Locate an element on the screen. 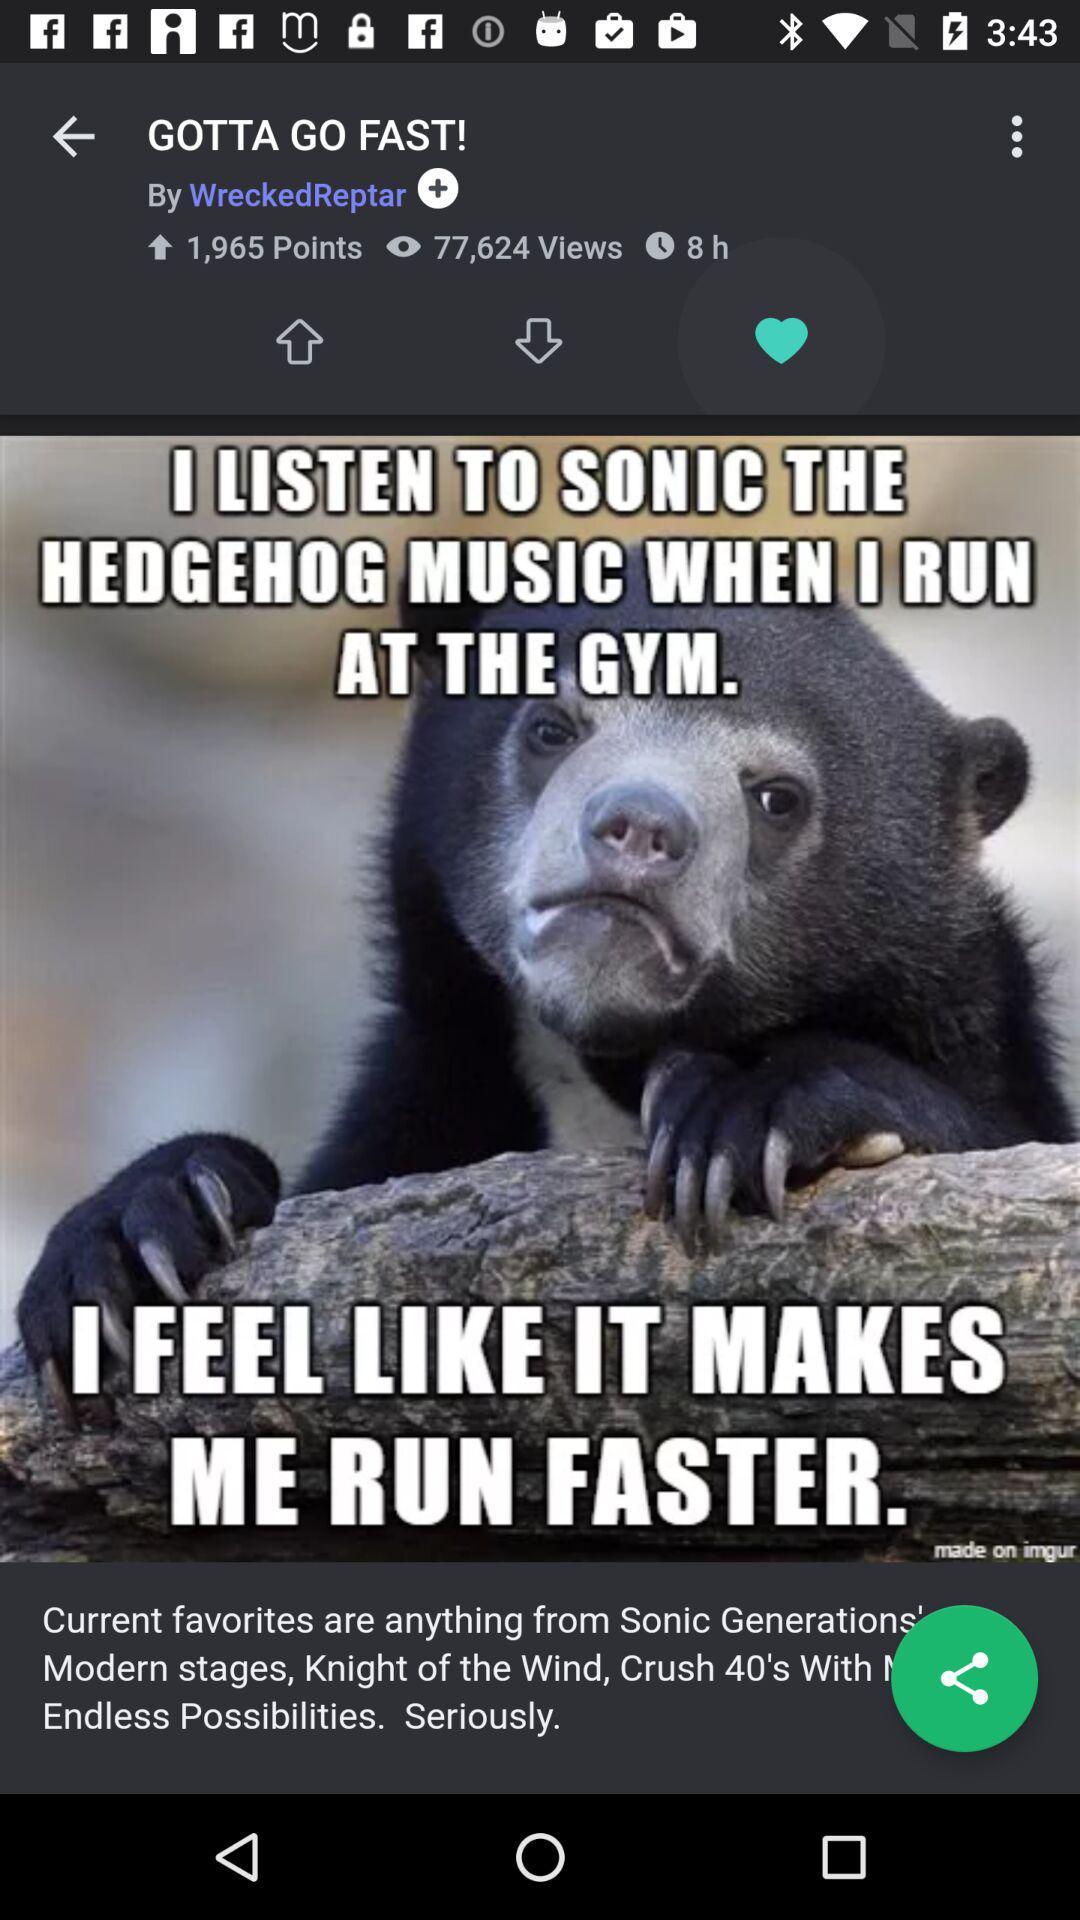 The height and width of the screenshot is (1920, 1080). the more icon is located at coordinates (1017, 135).